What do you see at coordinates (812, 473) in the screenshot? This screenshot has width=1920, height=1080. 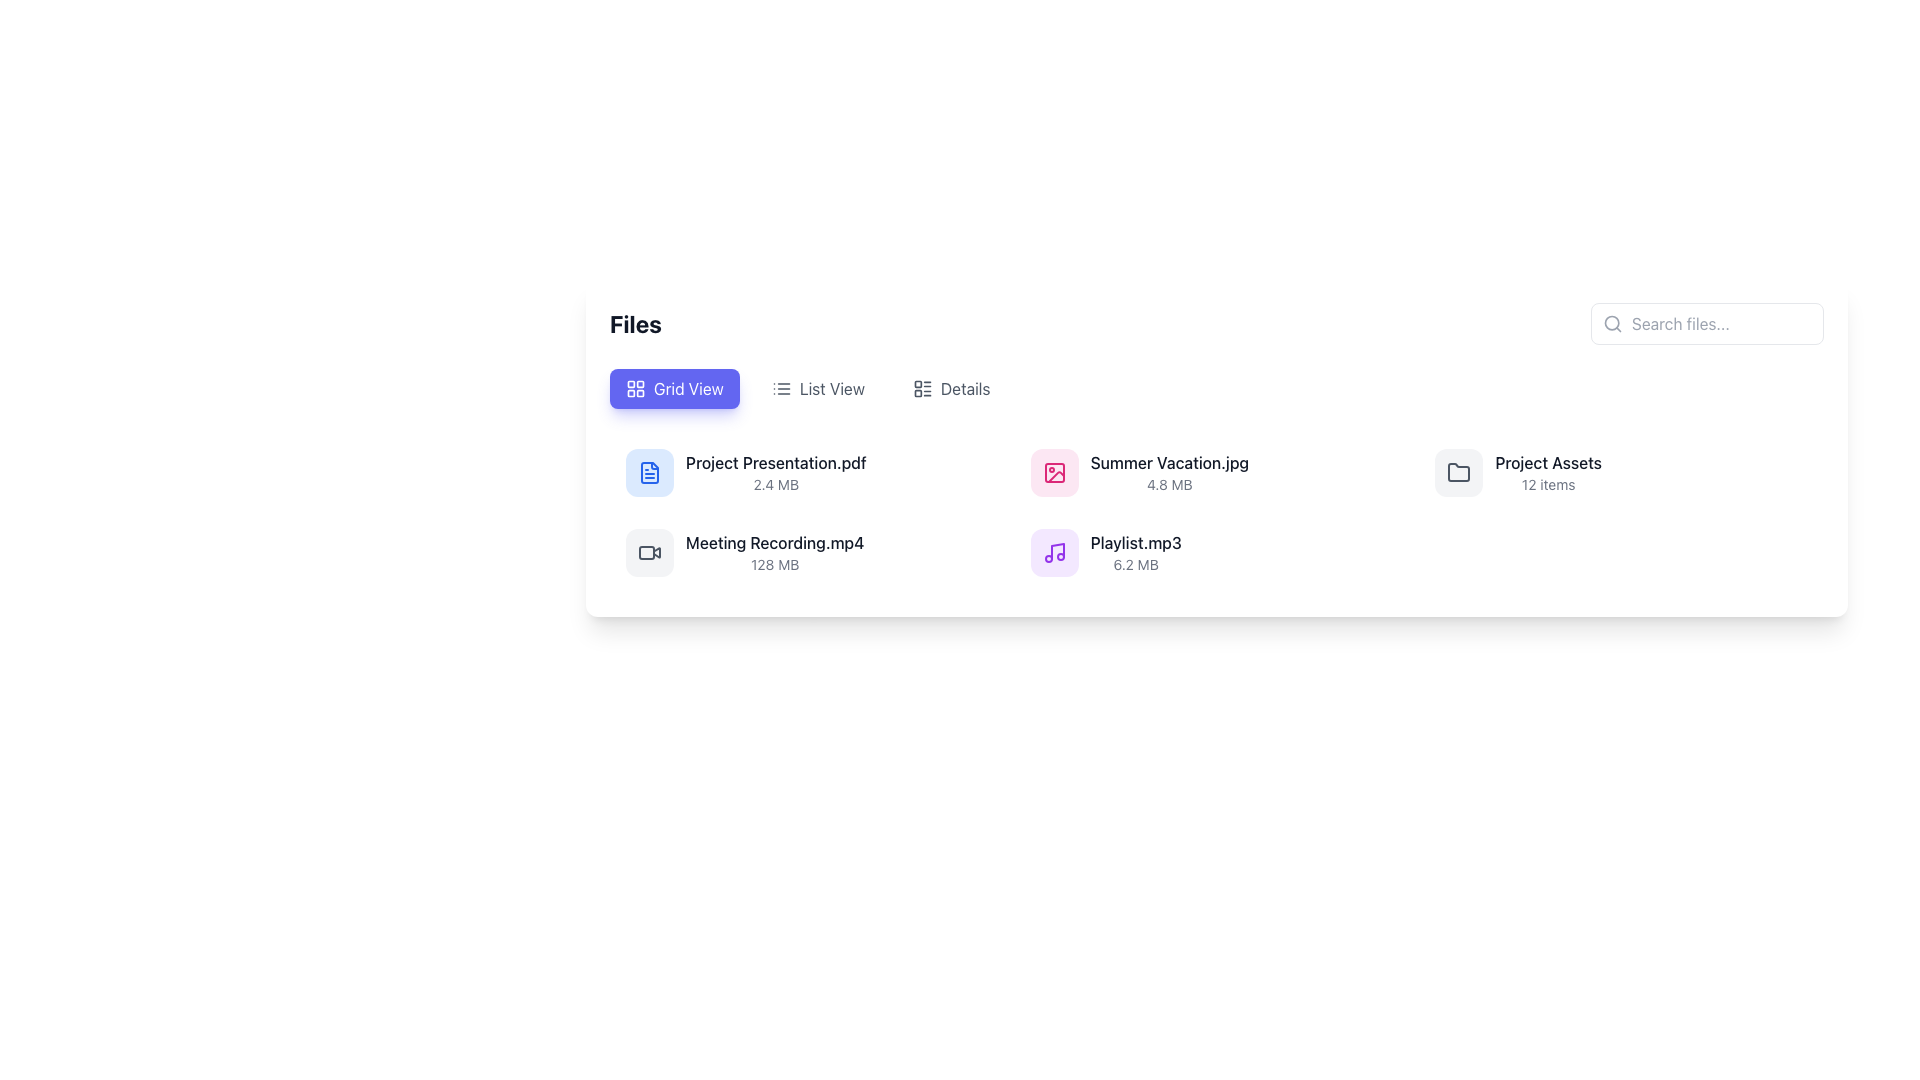 I see `the interactive file card representing 'Project Presentation.pdf', located at the top-left of the grid layout of files` at bounding box center [812, 473].